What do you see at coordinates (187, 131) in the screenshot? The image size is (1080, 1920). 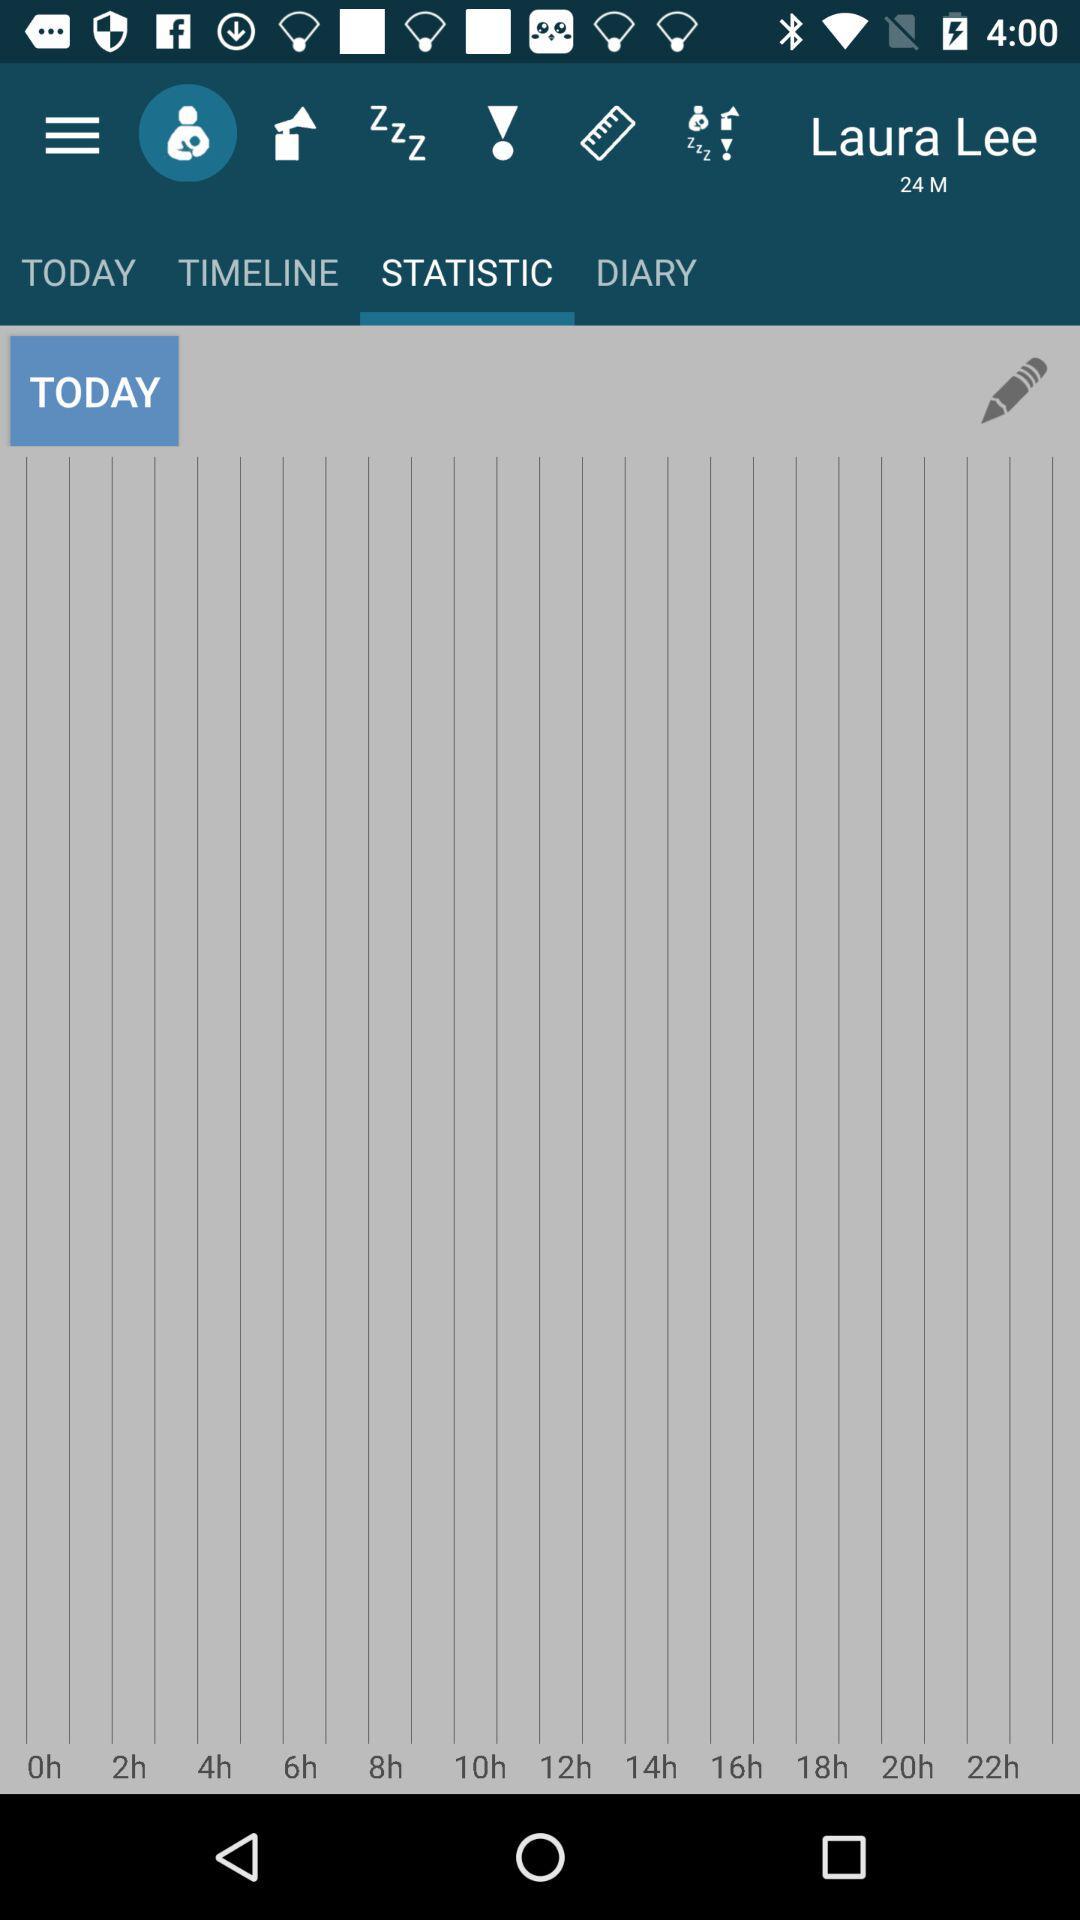 I see `the avatar icon` at bounding box center [187, 131].